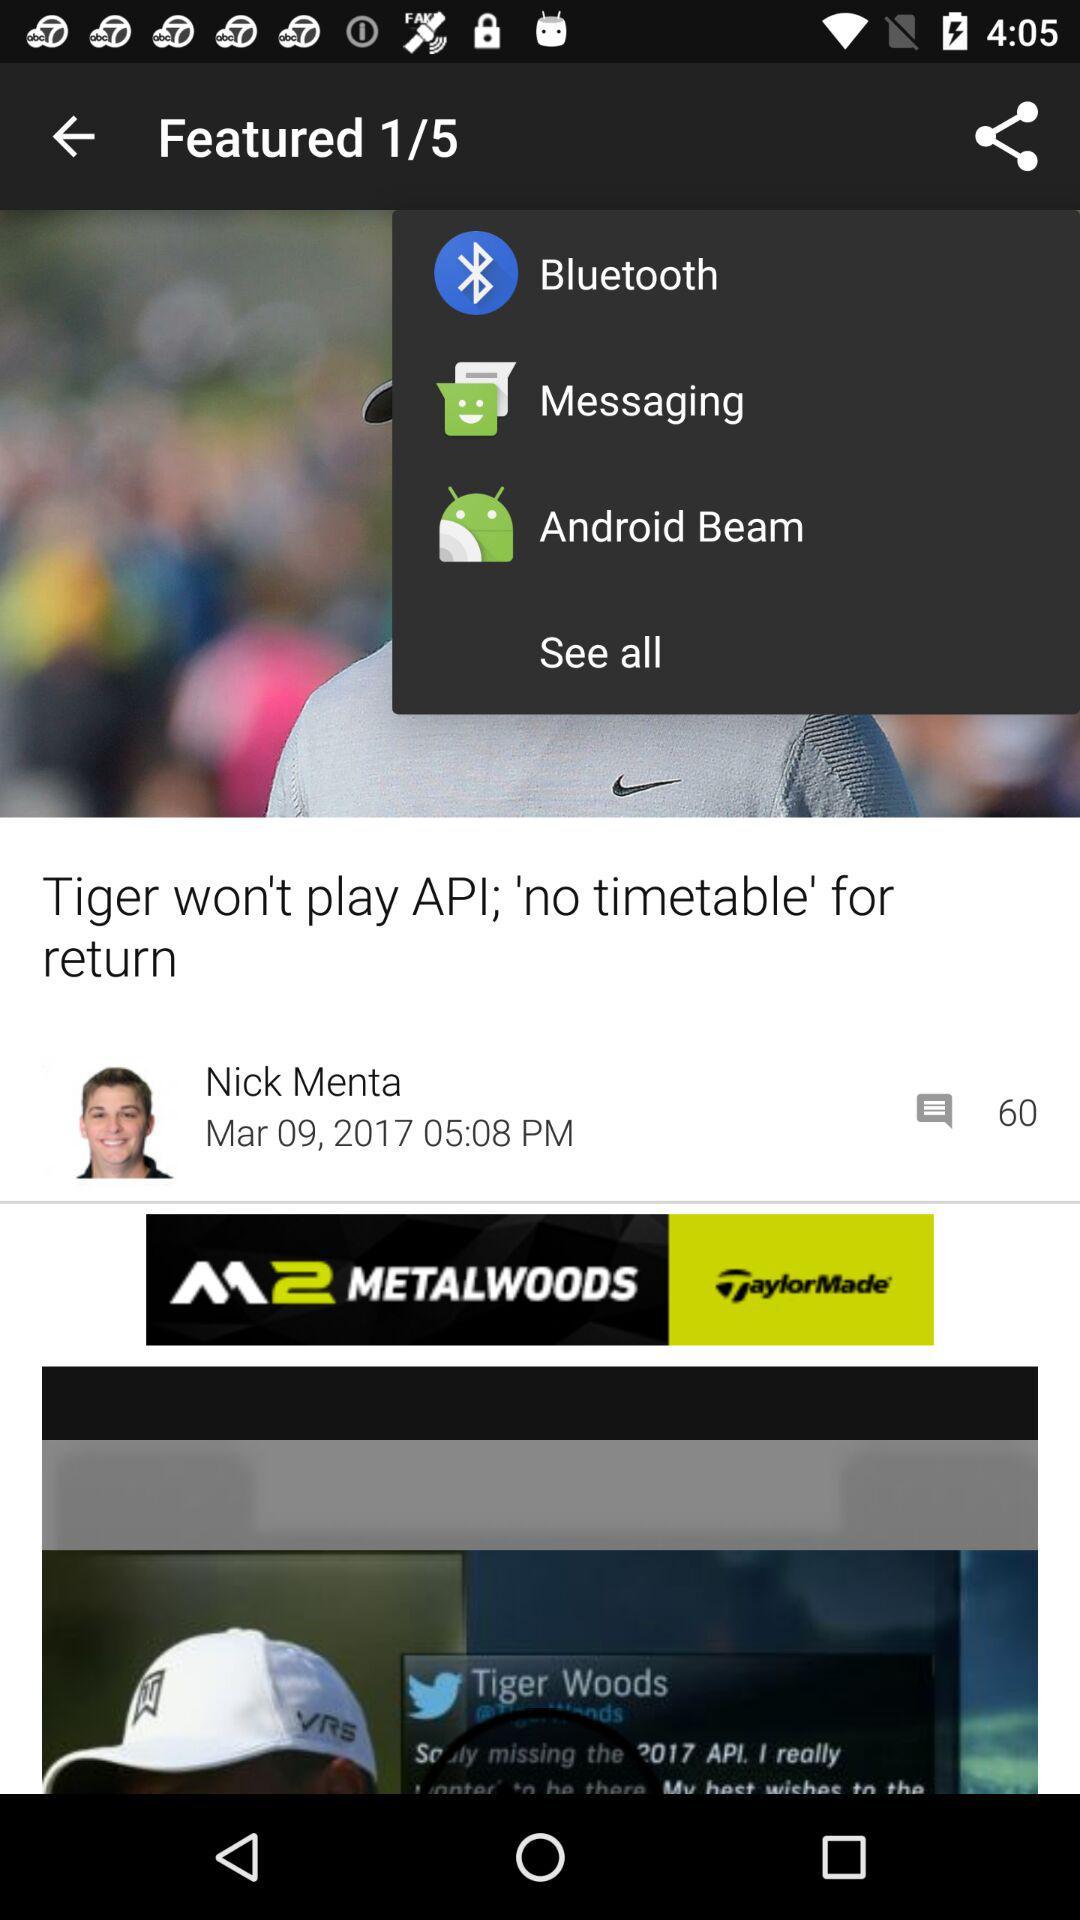 Image resolution: width=1080 pixels, height=1920 pixels. Describe the element at coordinates (540, 1278) in the screenshot. I see `advertisement` at that location.